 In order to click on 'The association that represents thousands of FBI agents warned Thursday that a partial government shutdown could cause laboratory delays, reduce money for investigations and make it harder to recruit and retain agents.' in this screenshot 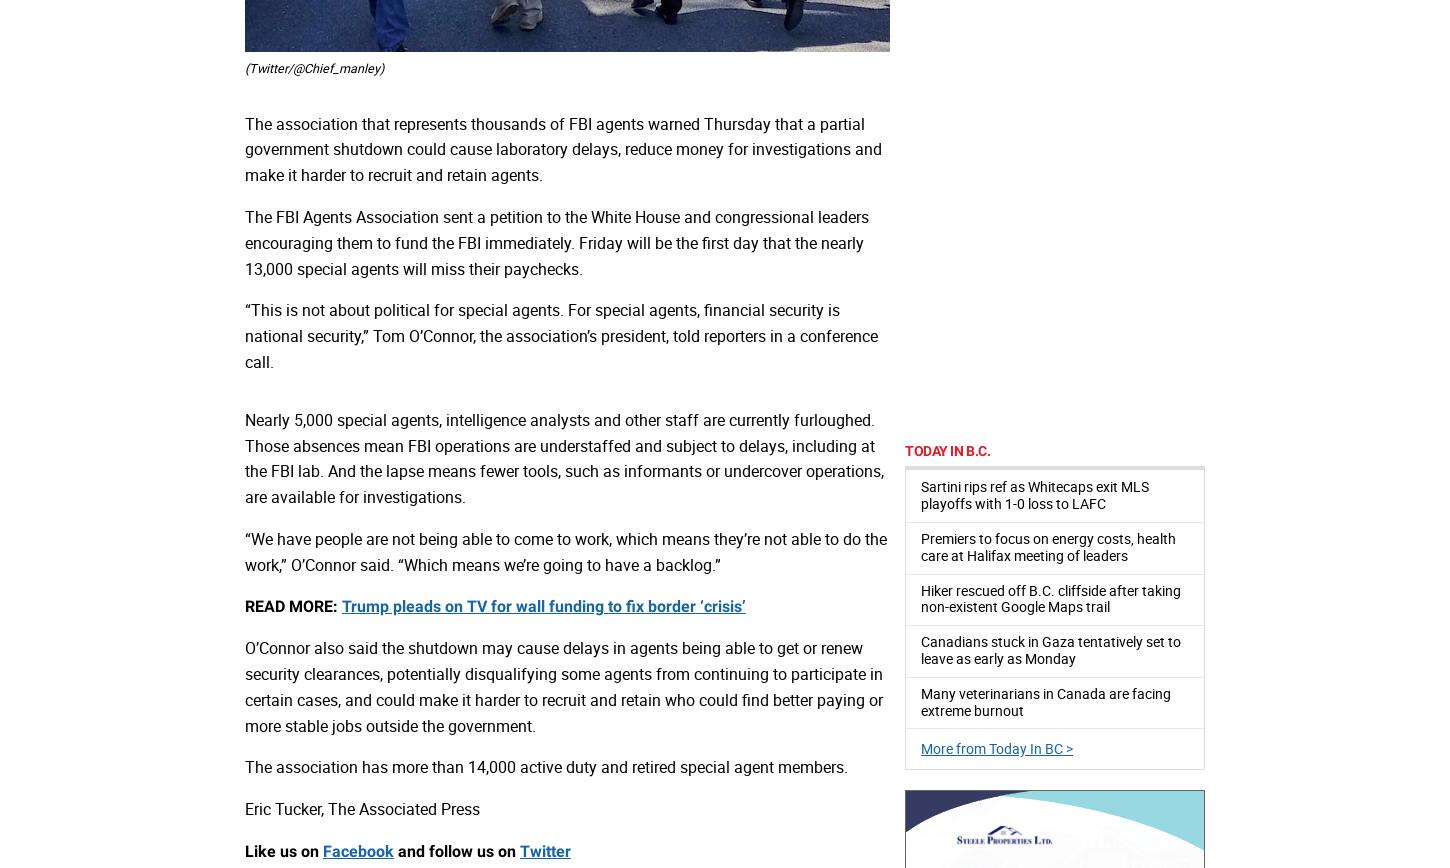, I will do `click(563, 149)`.